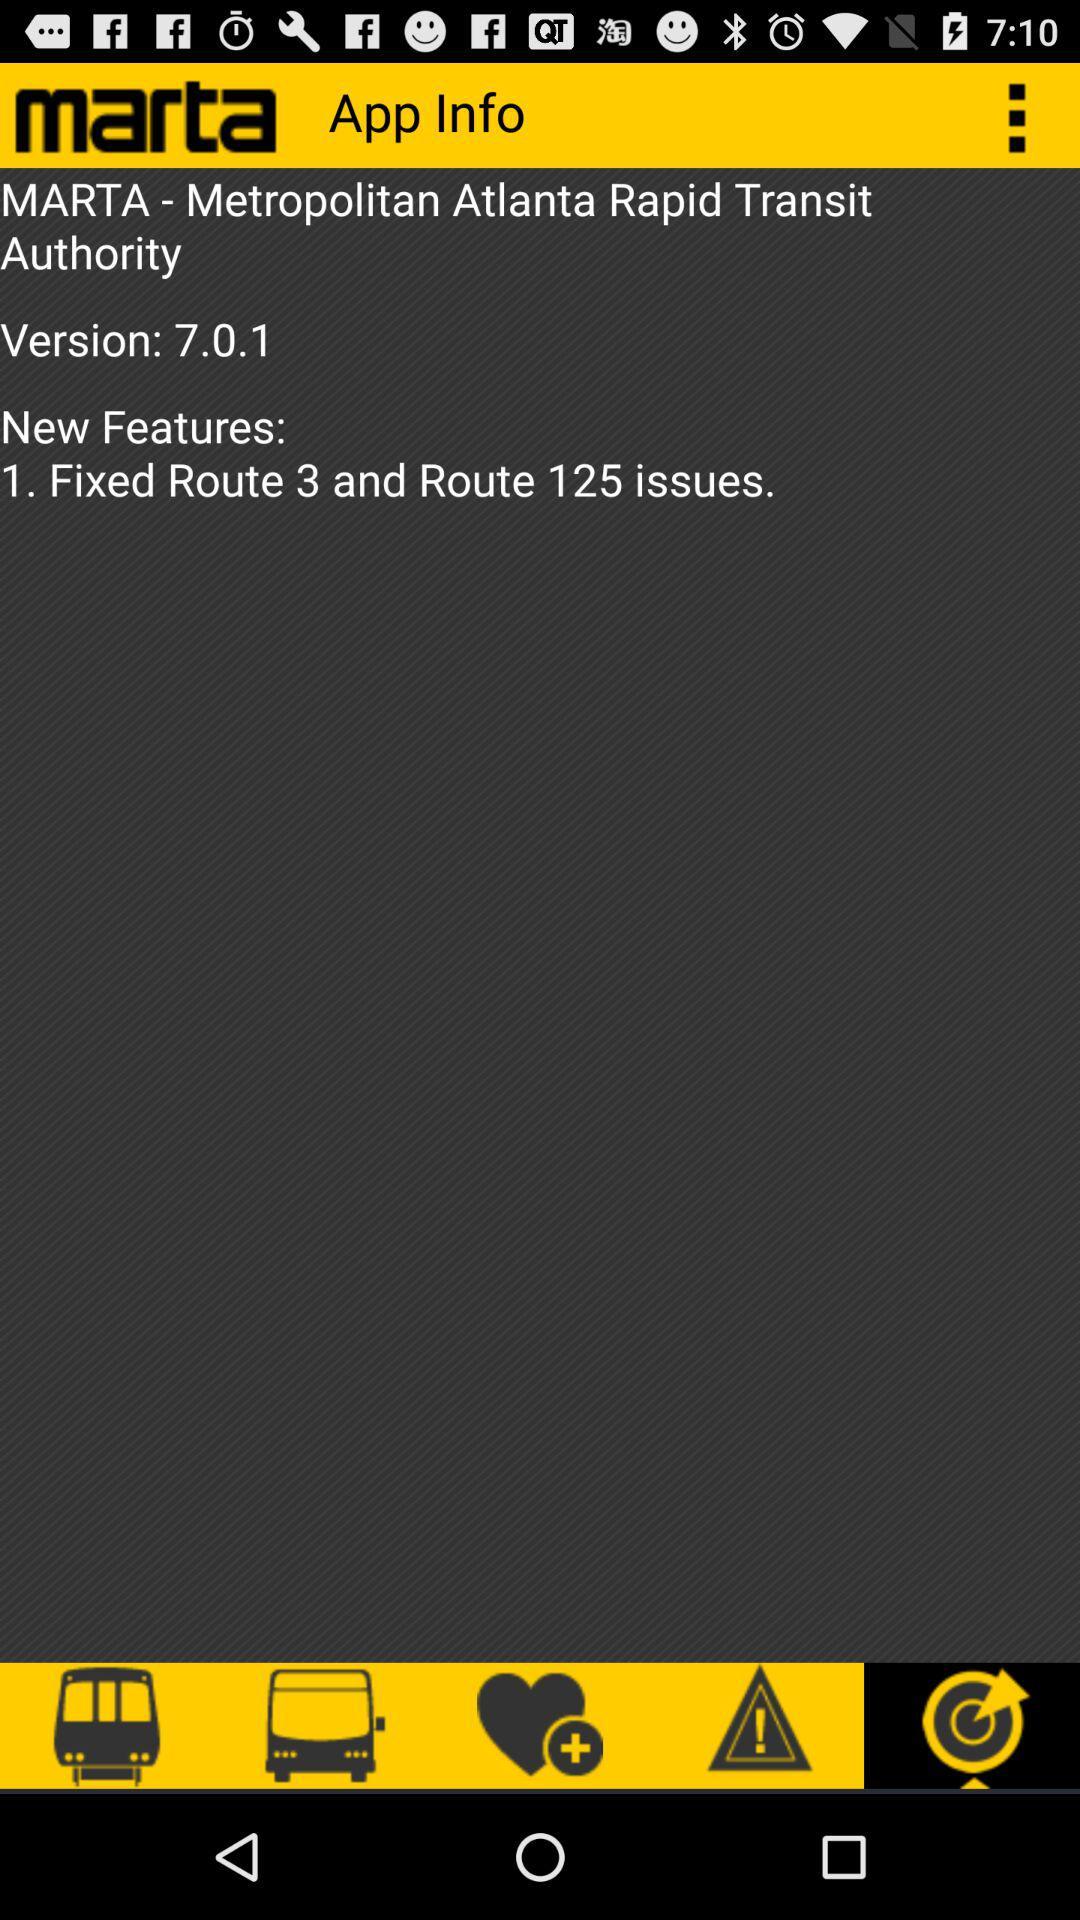  What do you see at coordinates (1027, 114) in the screenshot?
I see `the icon at the top right corner` at bounding box center [1027, 114].